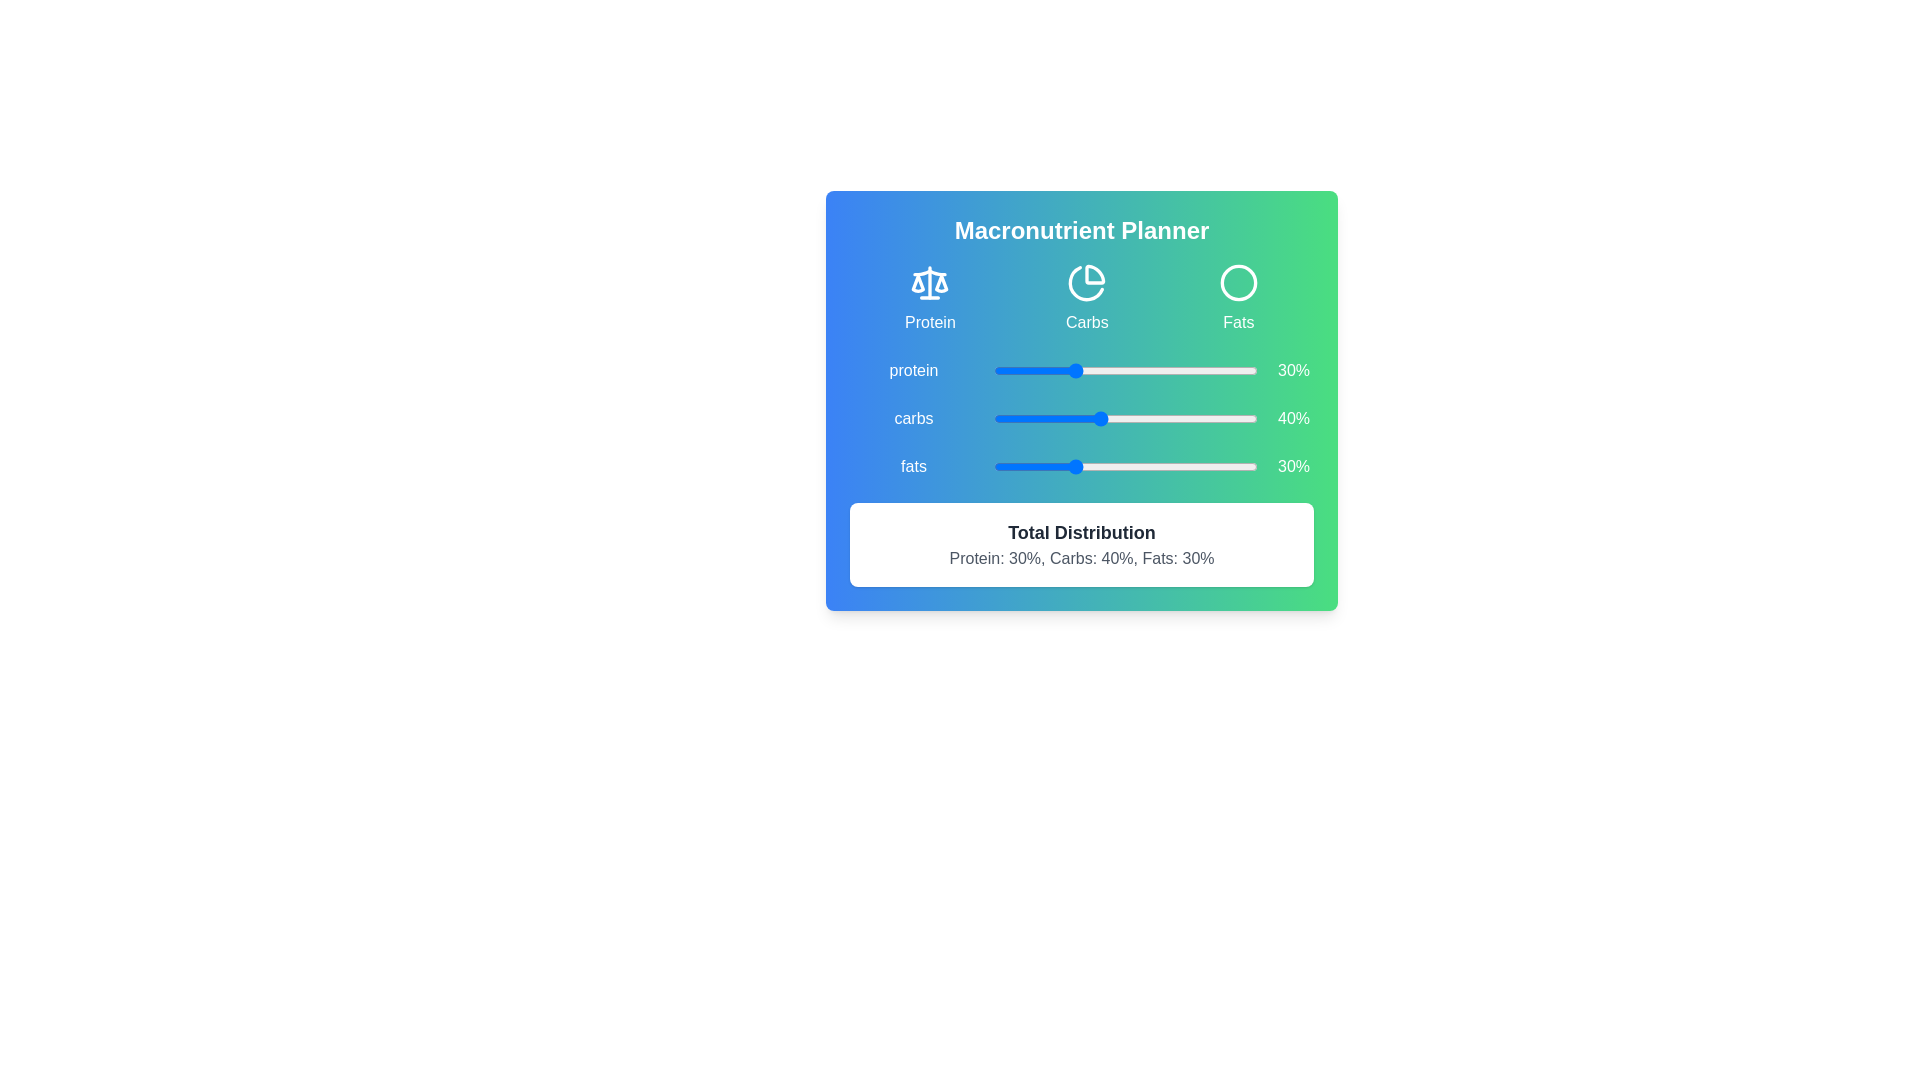 The height and width of the screenshot is (1080, 1920). What do you see at coordinates (1246, 418) in the screenshot?
I see `the carbs percentage` at bounding box center [1246, 418].